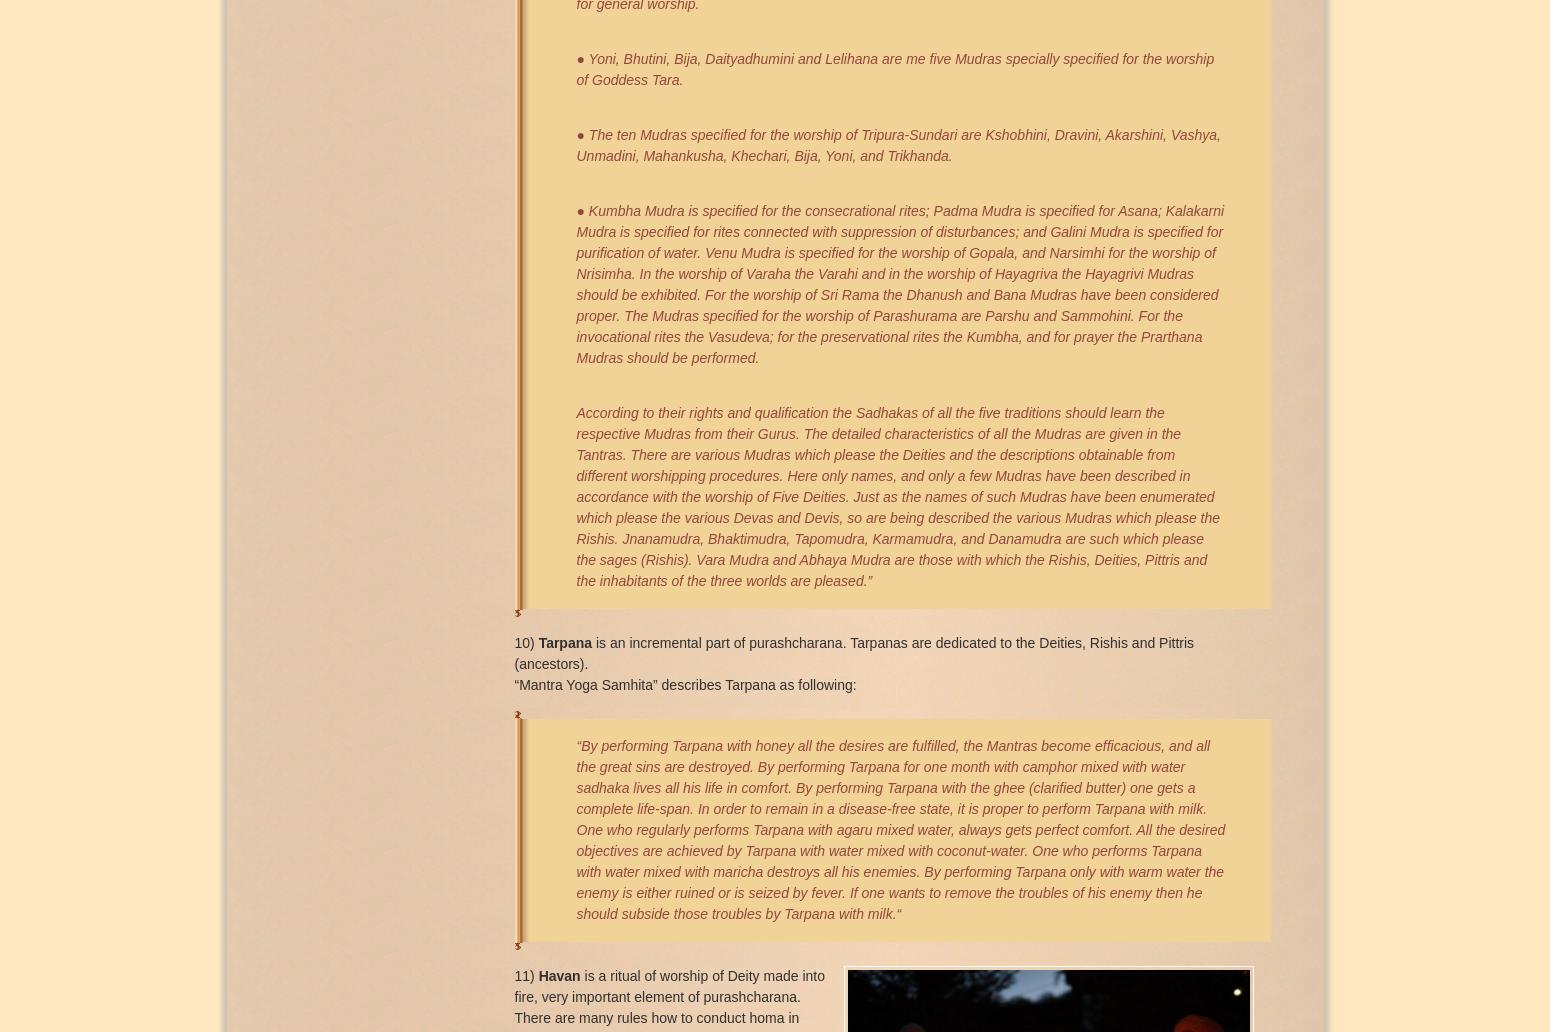 This screenshot has width=1550, height=1032. Describe the element at coordinates (560, 974) in the screenshot. I see `'Havan'` at that location.